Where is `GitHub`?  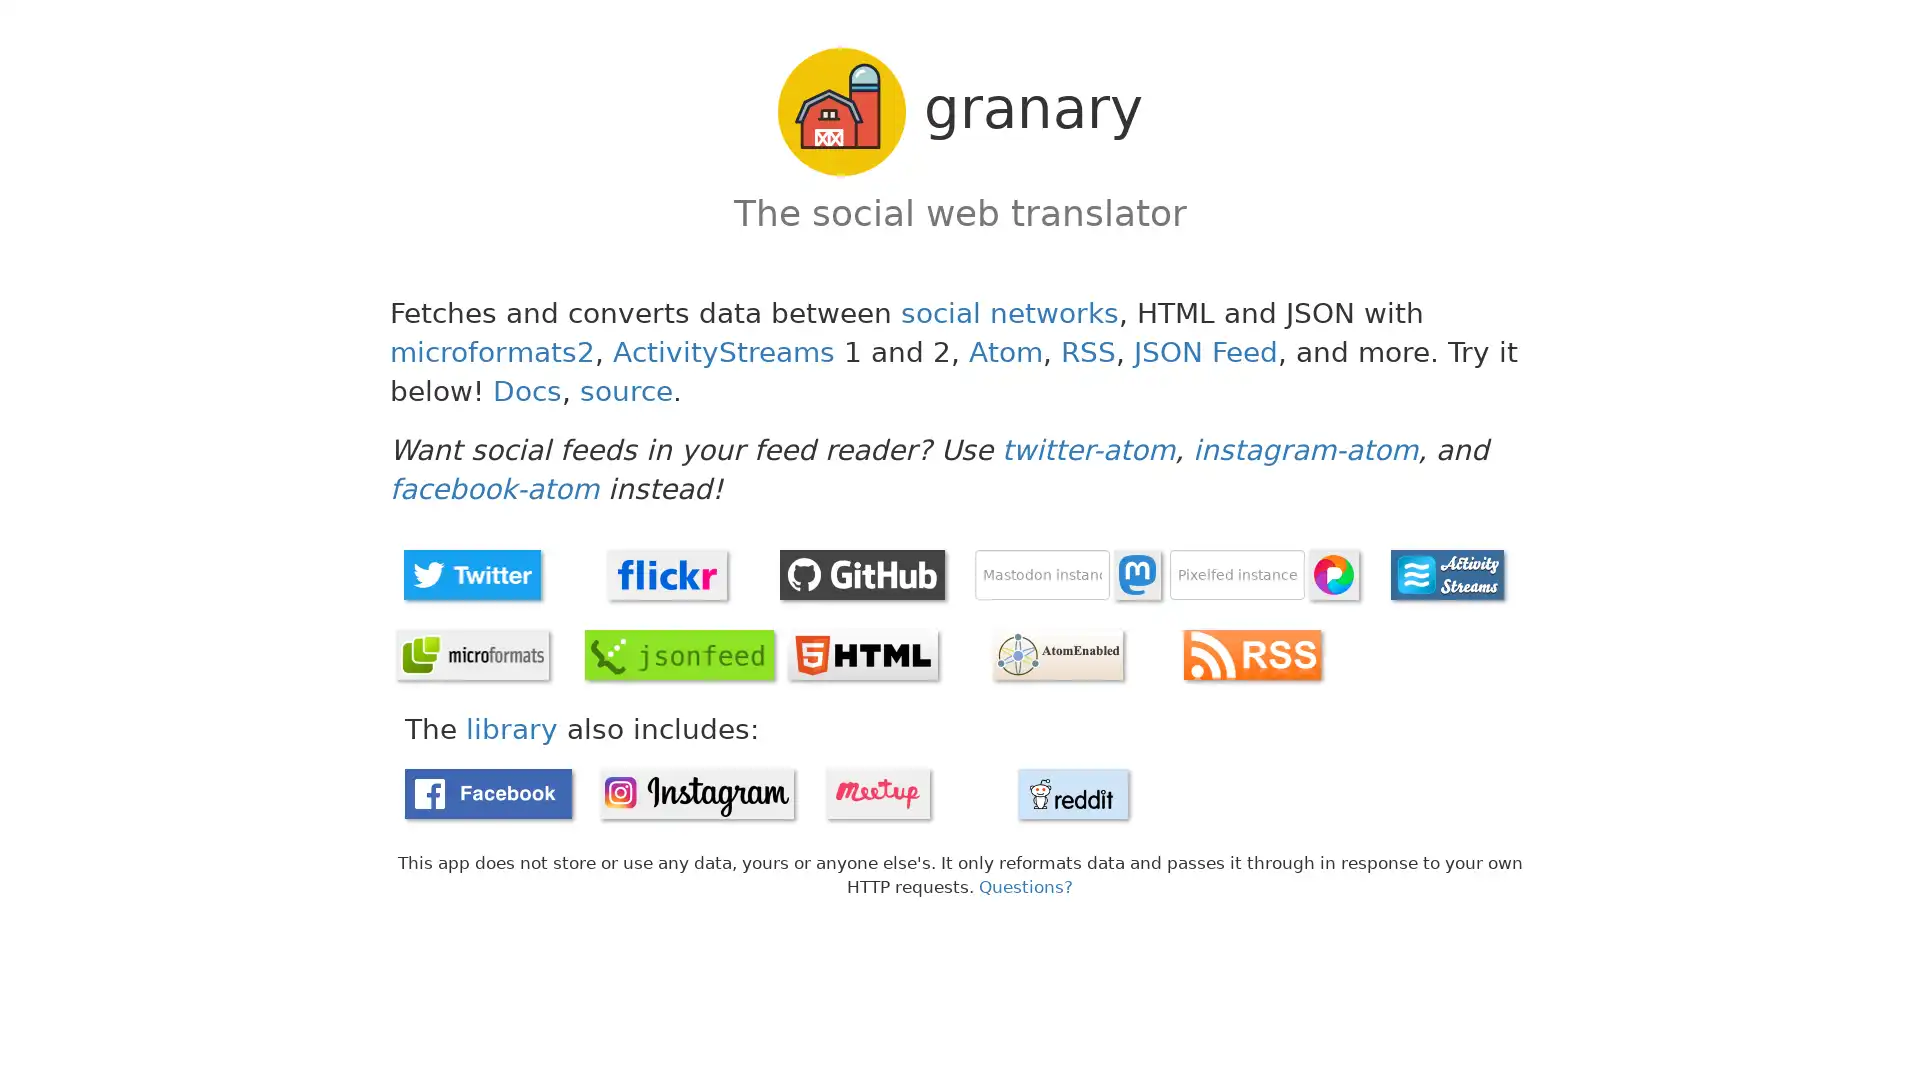 GitHub is located at coordinates (862, 574).